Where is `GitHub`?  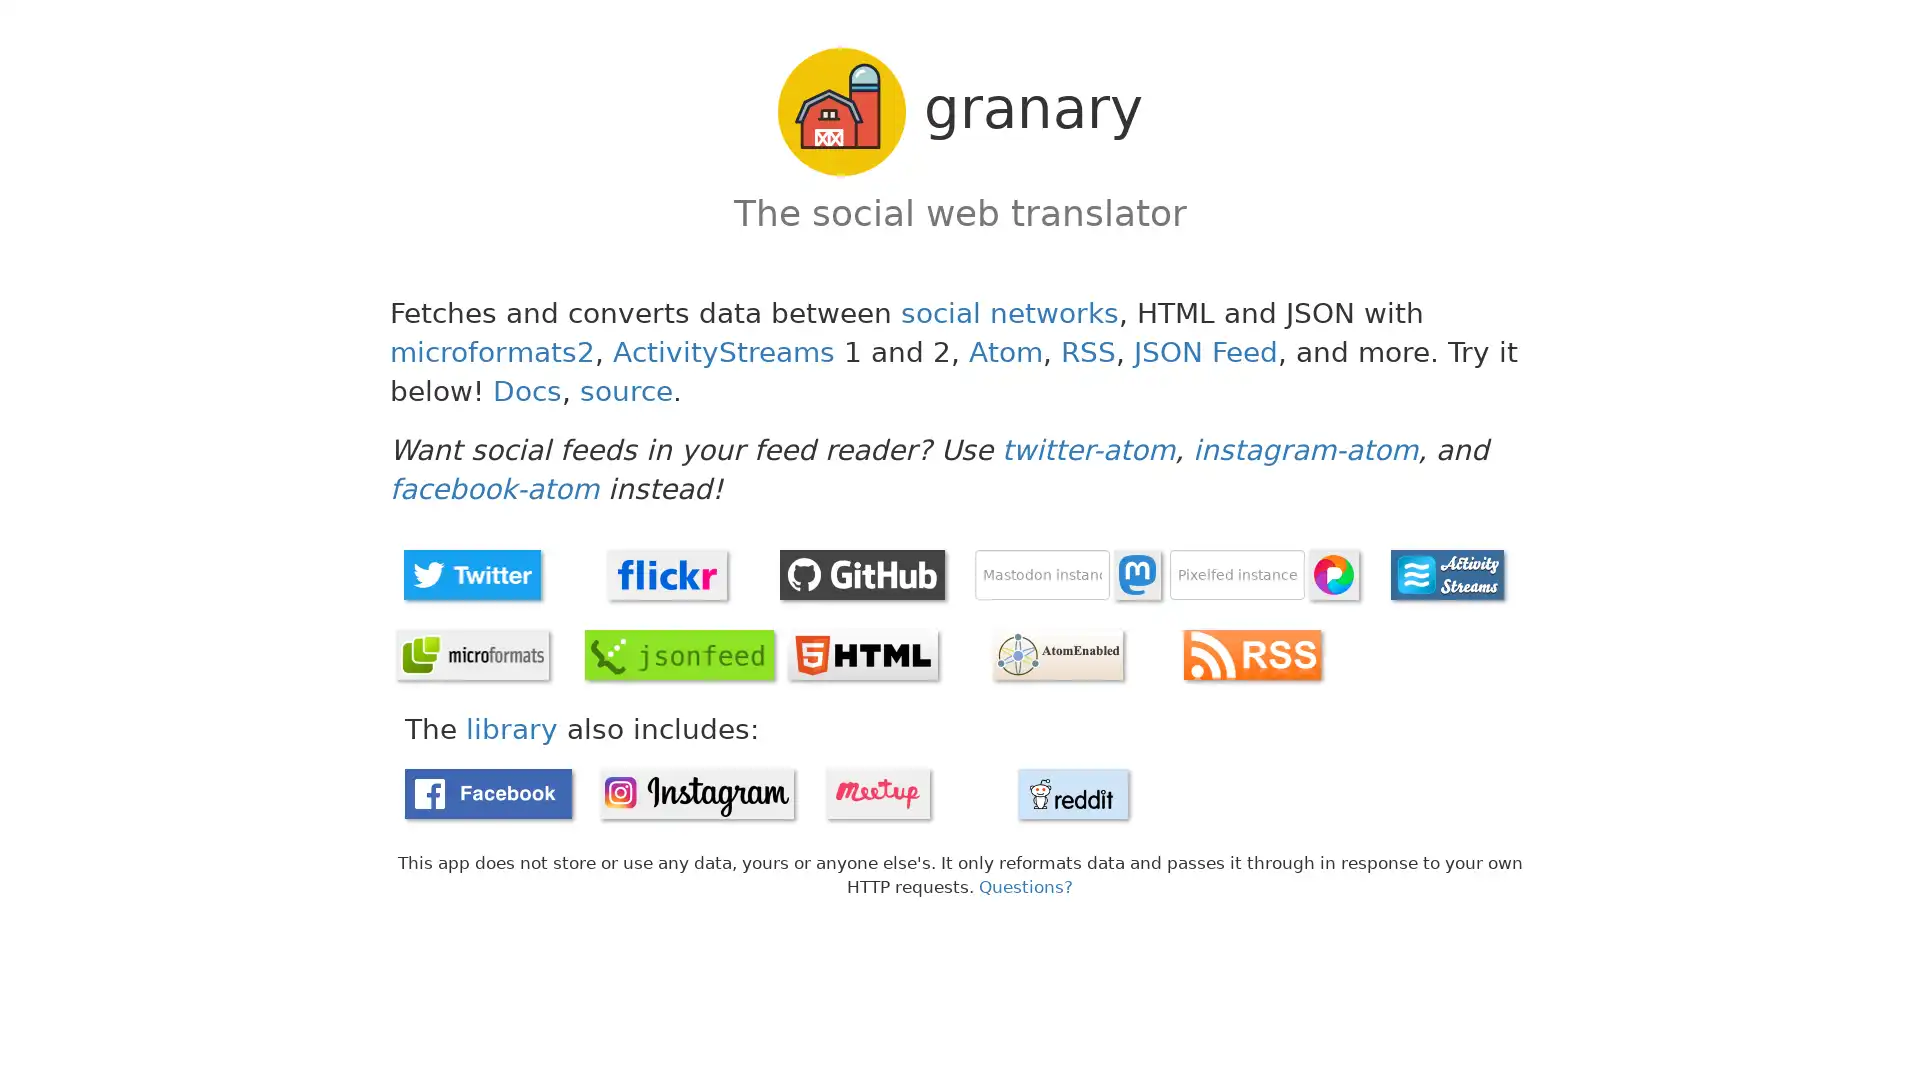 GitHub is located at coordinates (862, 574).